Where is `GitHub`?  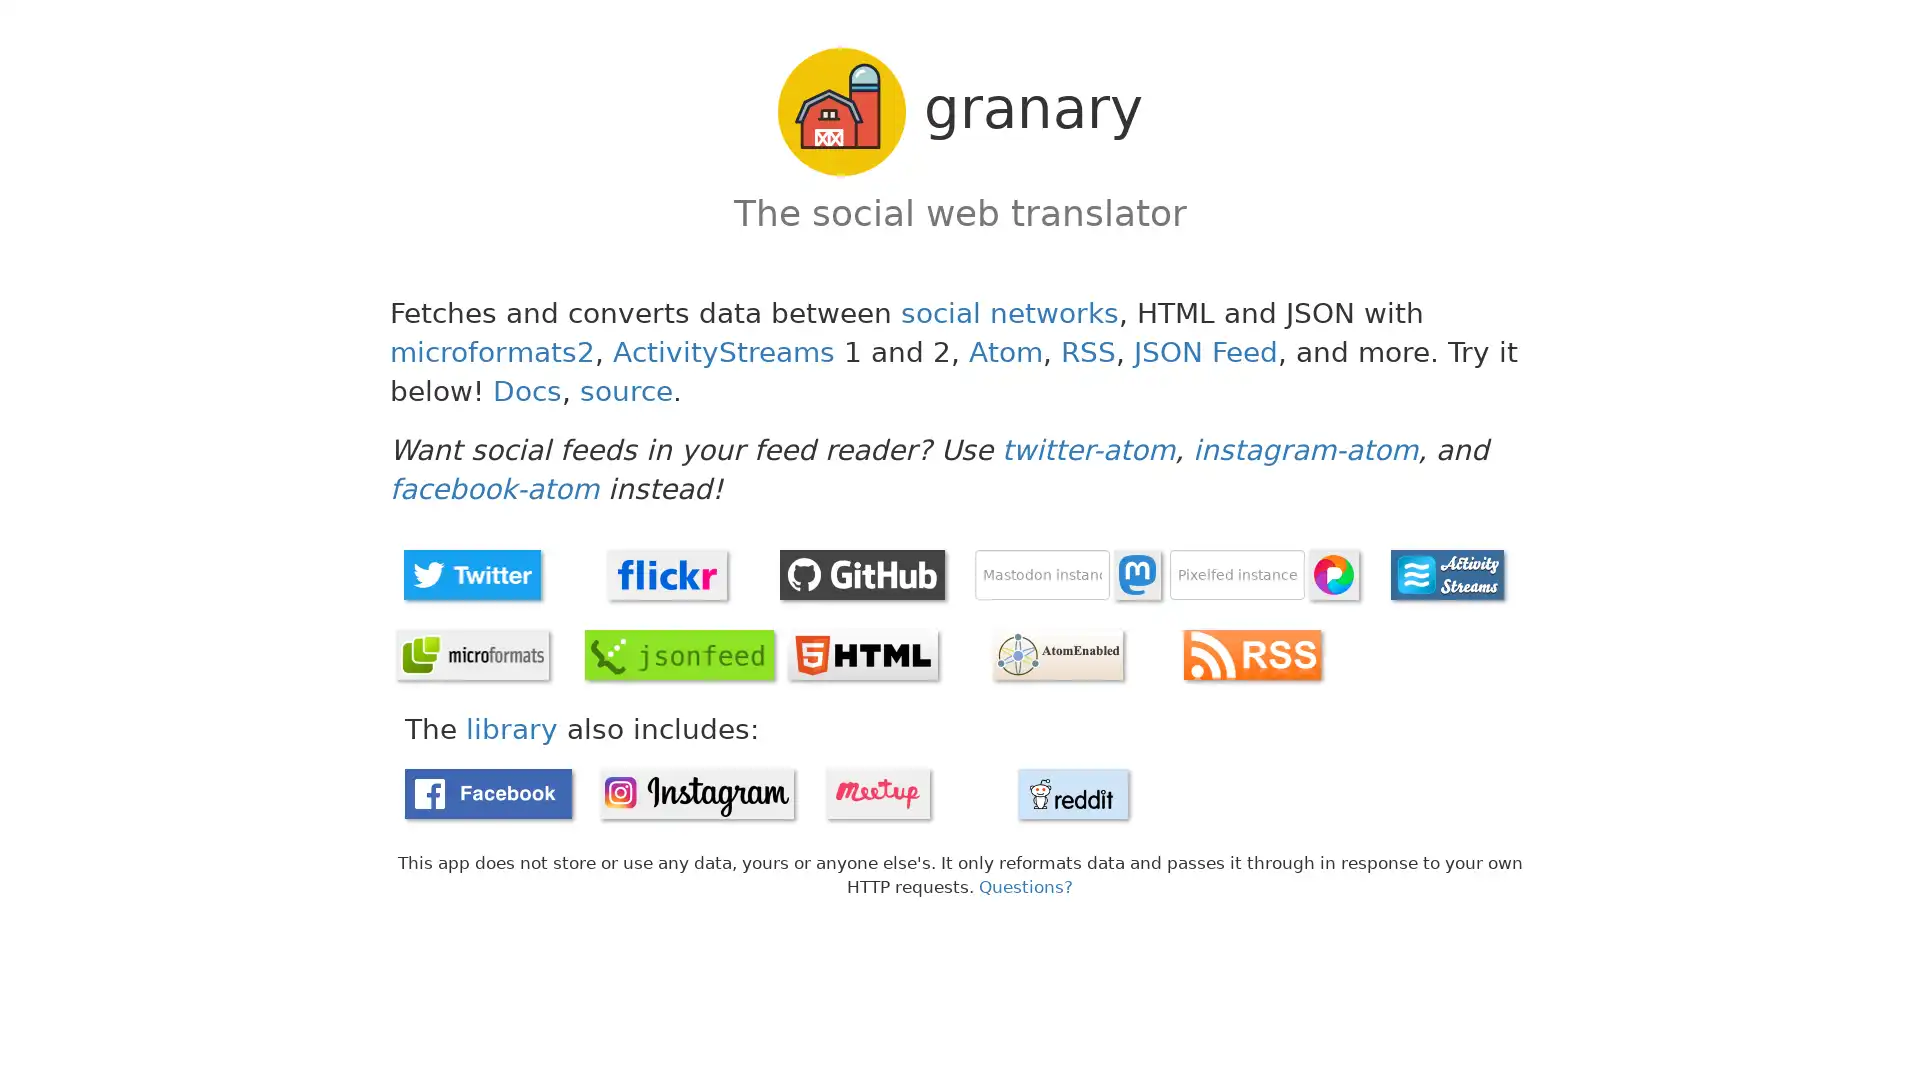 GitHub is located at coordinates (862, 574).